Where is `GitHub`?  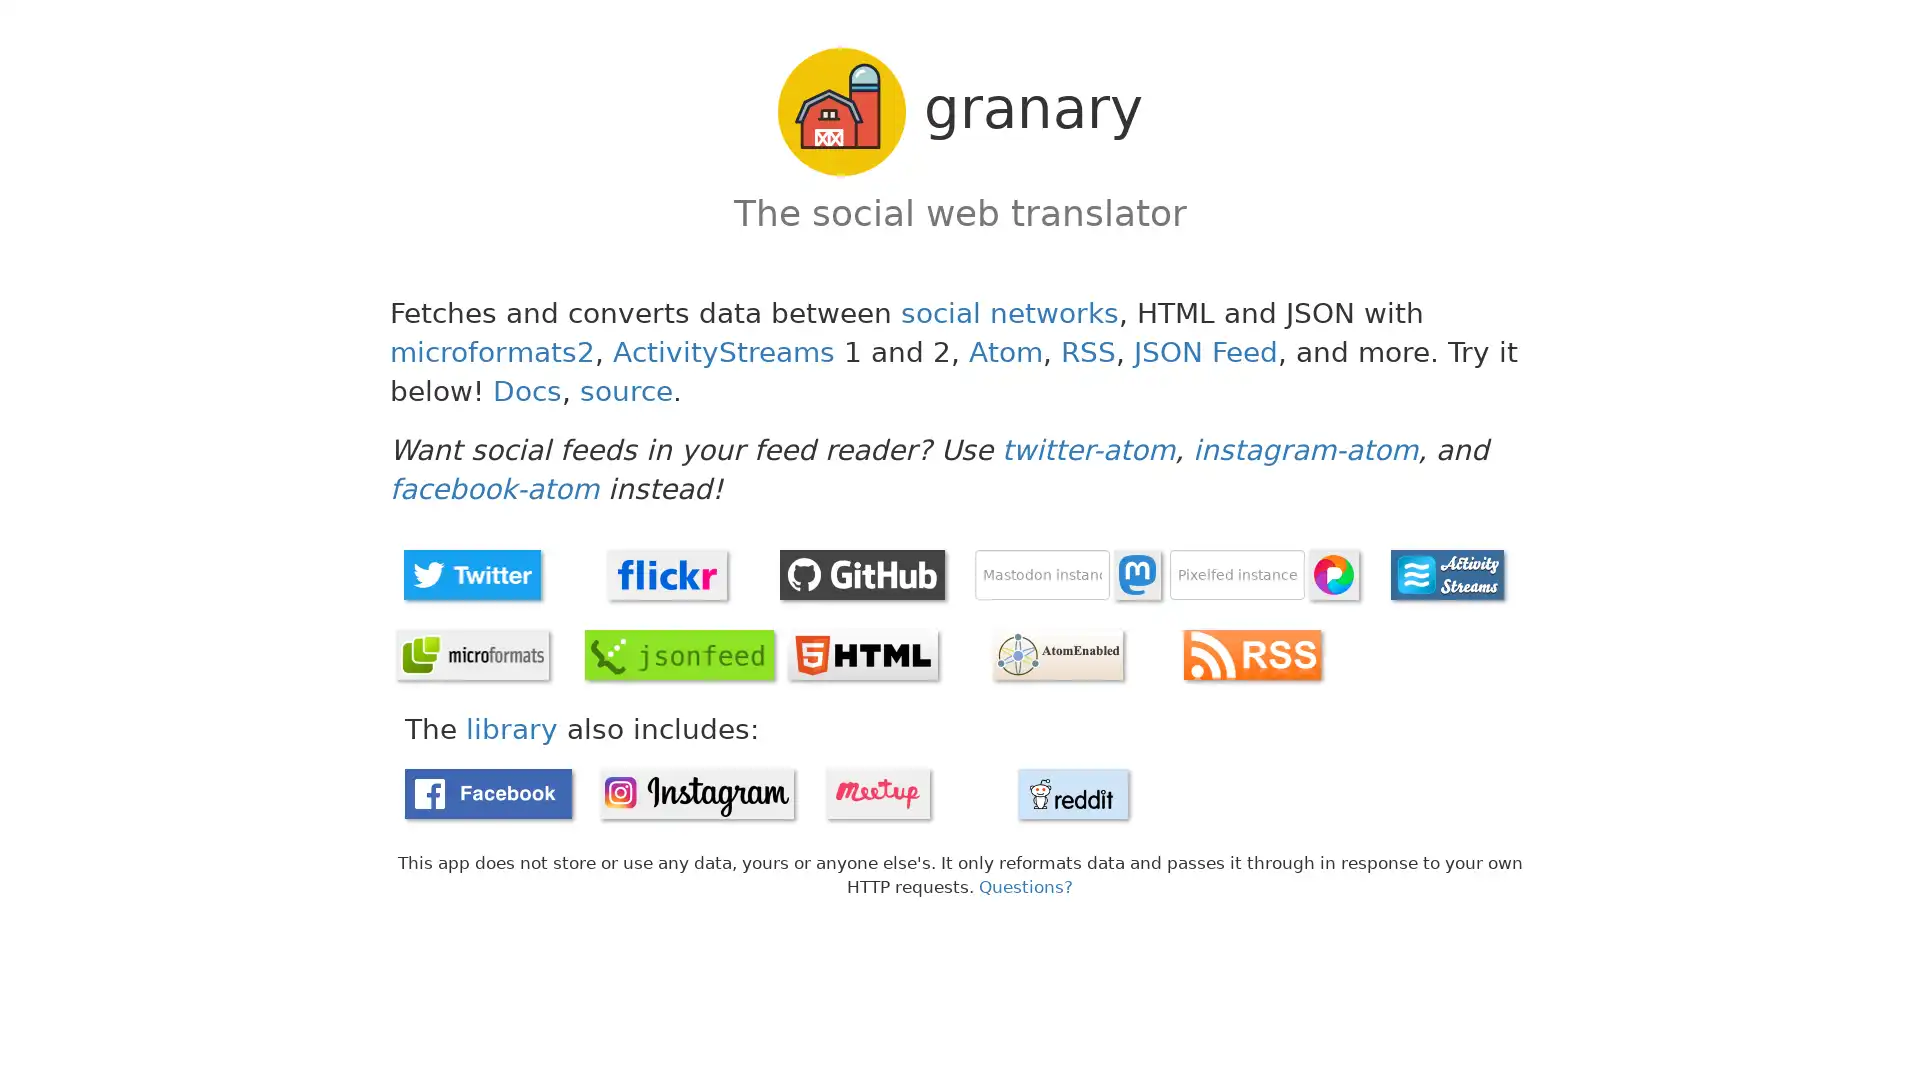 GitHub is located at coordinates (862, 574).